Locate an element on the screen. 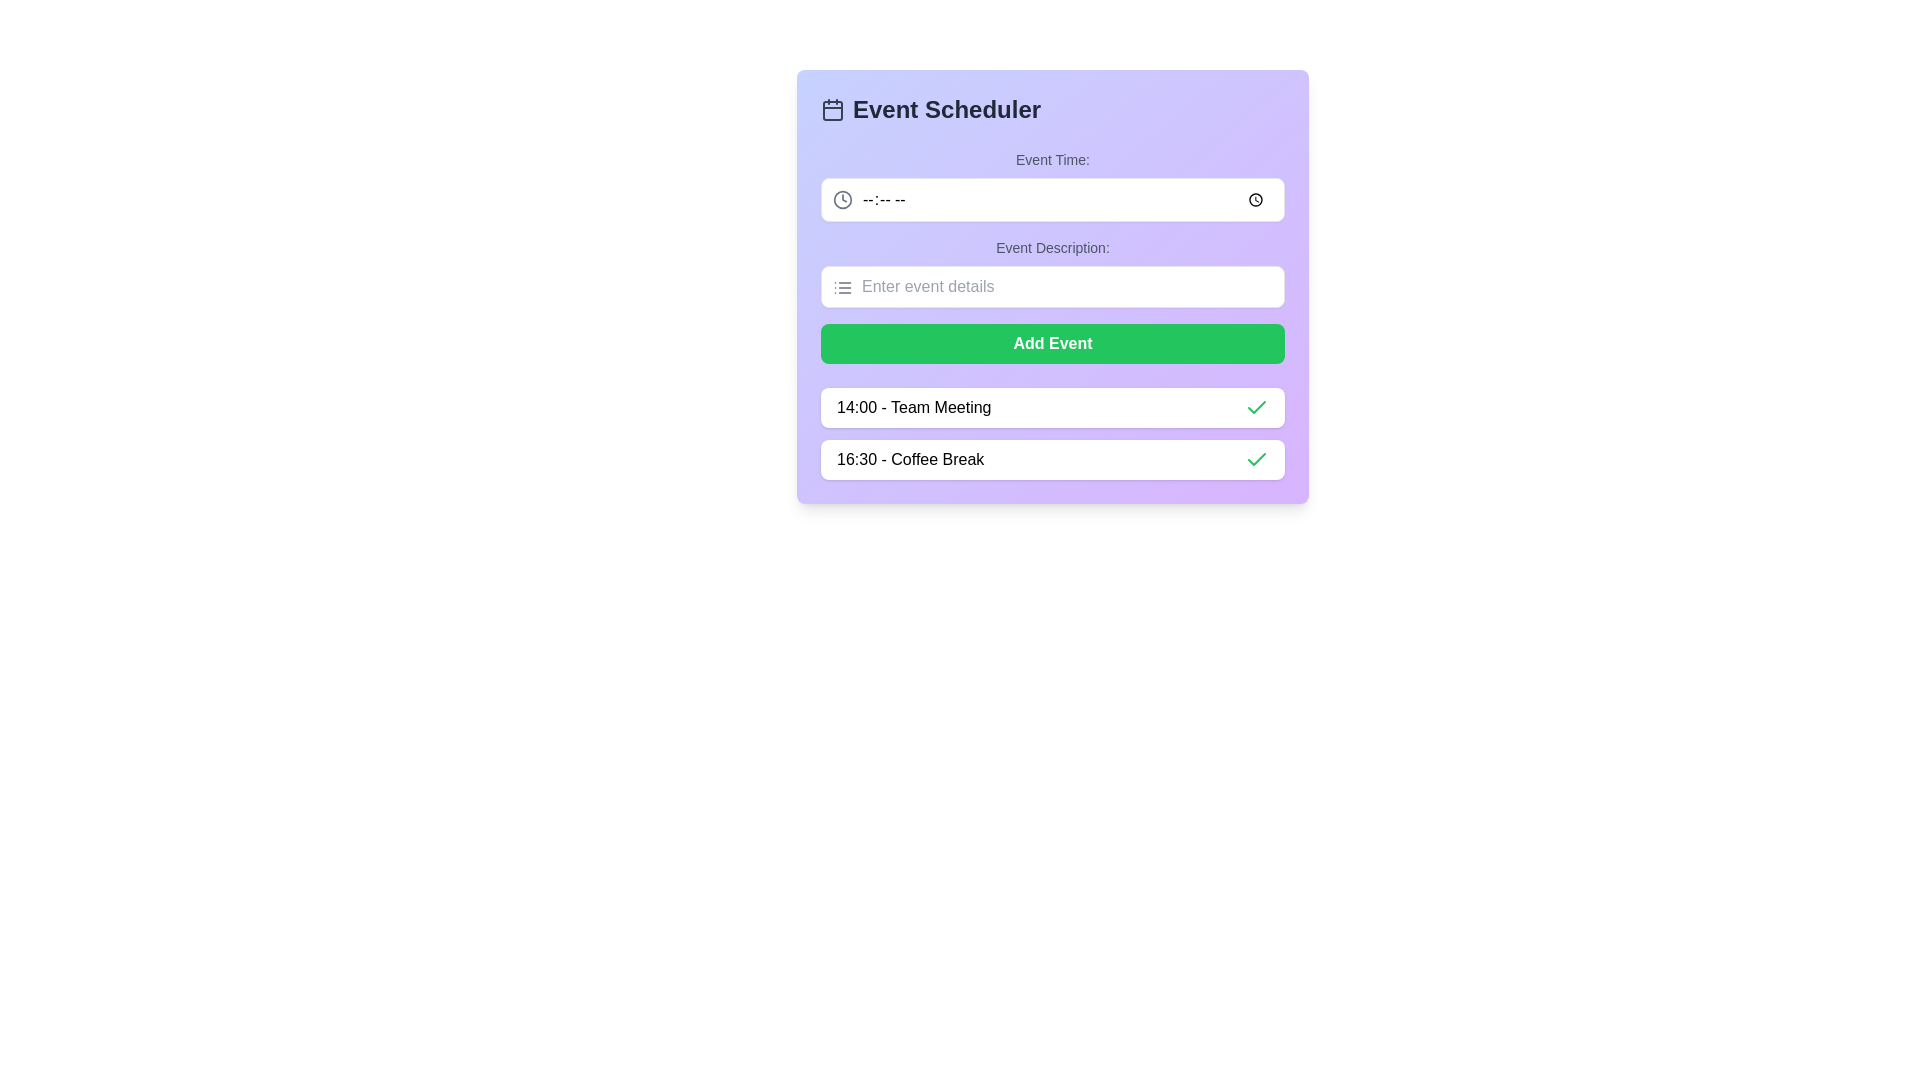 This screenshot has height=1080, width=1920. the text label displaying '16:30 - Coffee Break' in black text to edit the event details is located at coordinates (909, 459).